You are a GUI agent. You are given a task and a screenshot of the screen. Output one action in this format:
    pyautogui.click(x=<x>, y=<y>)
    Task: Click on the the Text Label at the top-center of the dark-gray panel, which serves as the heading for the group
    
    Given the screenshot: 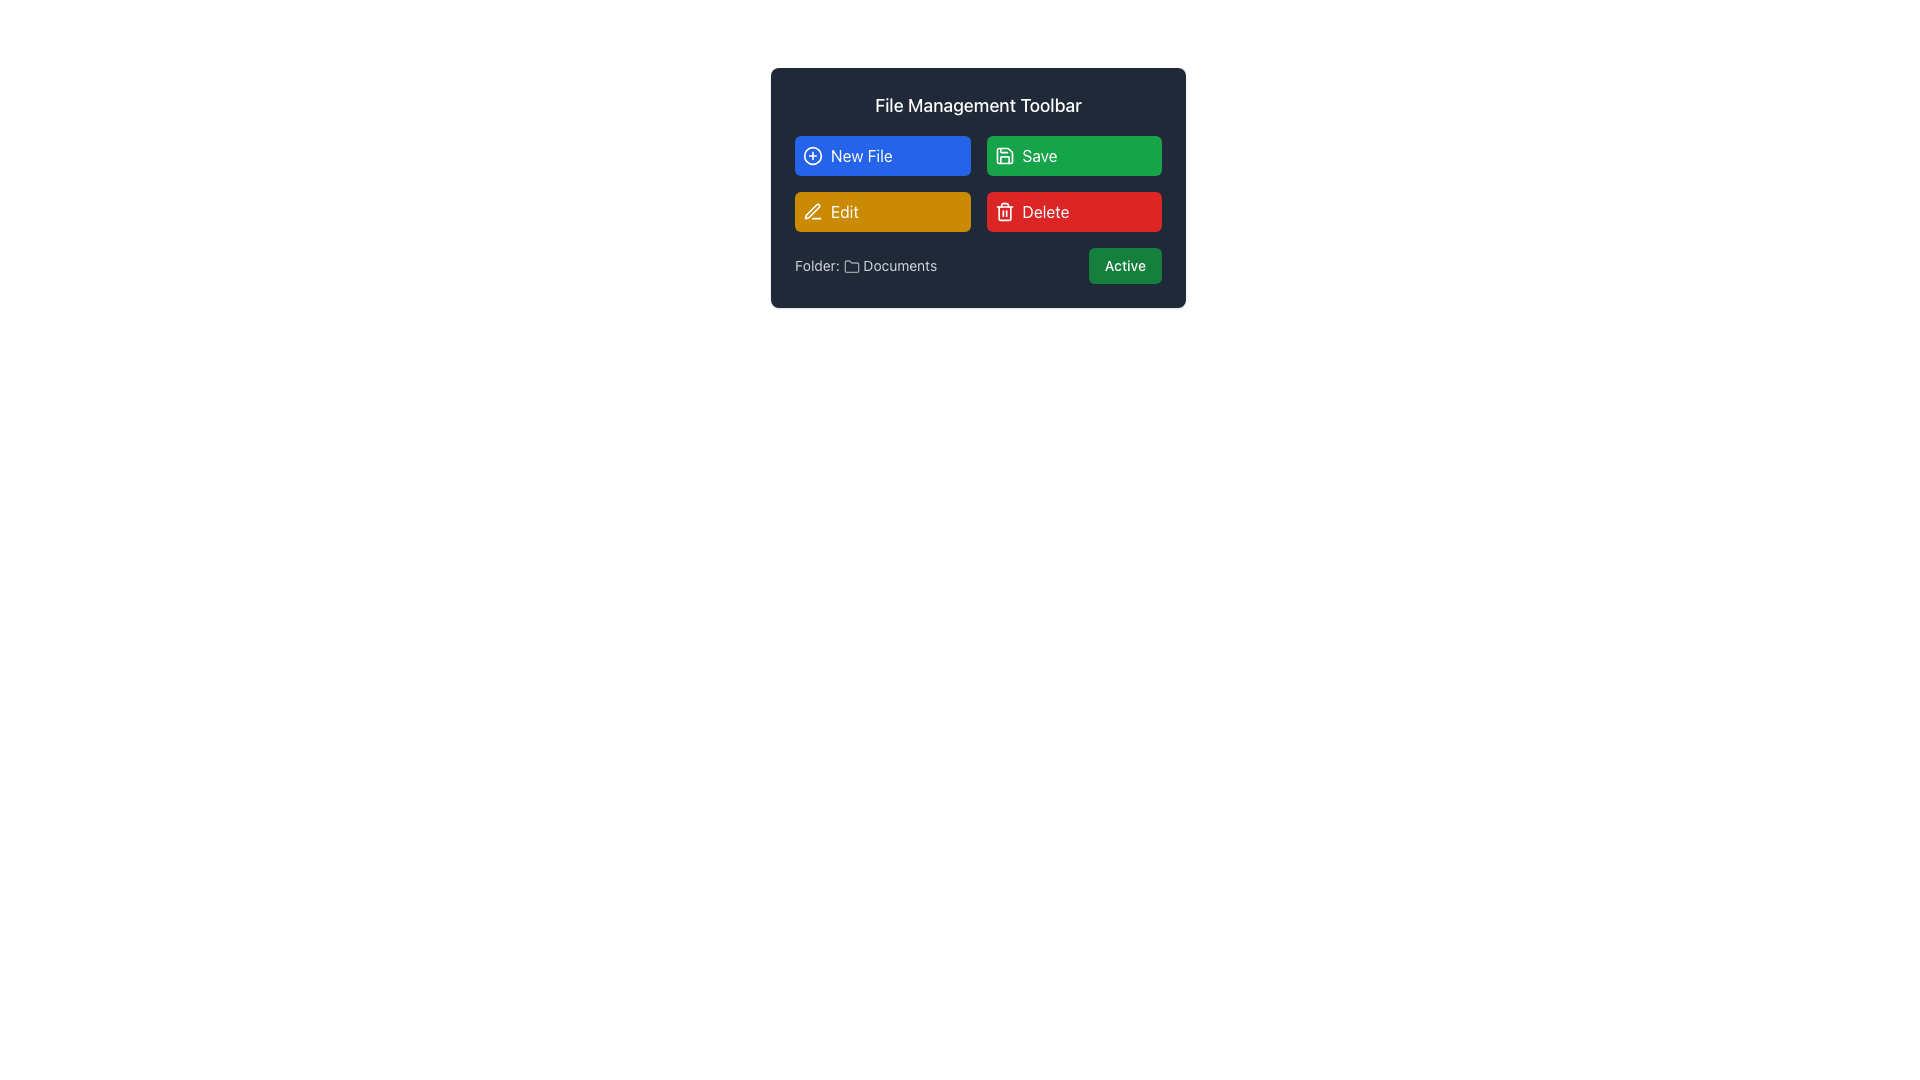 What is the action you would take?
    pyautogui.click(x=978, y=105)
    